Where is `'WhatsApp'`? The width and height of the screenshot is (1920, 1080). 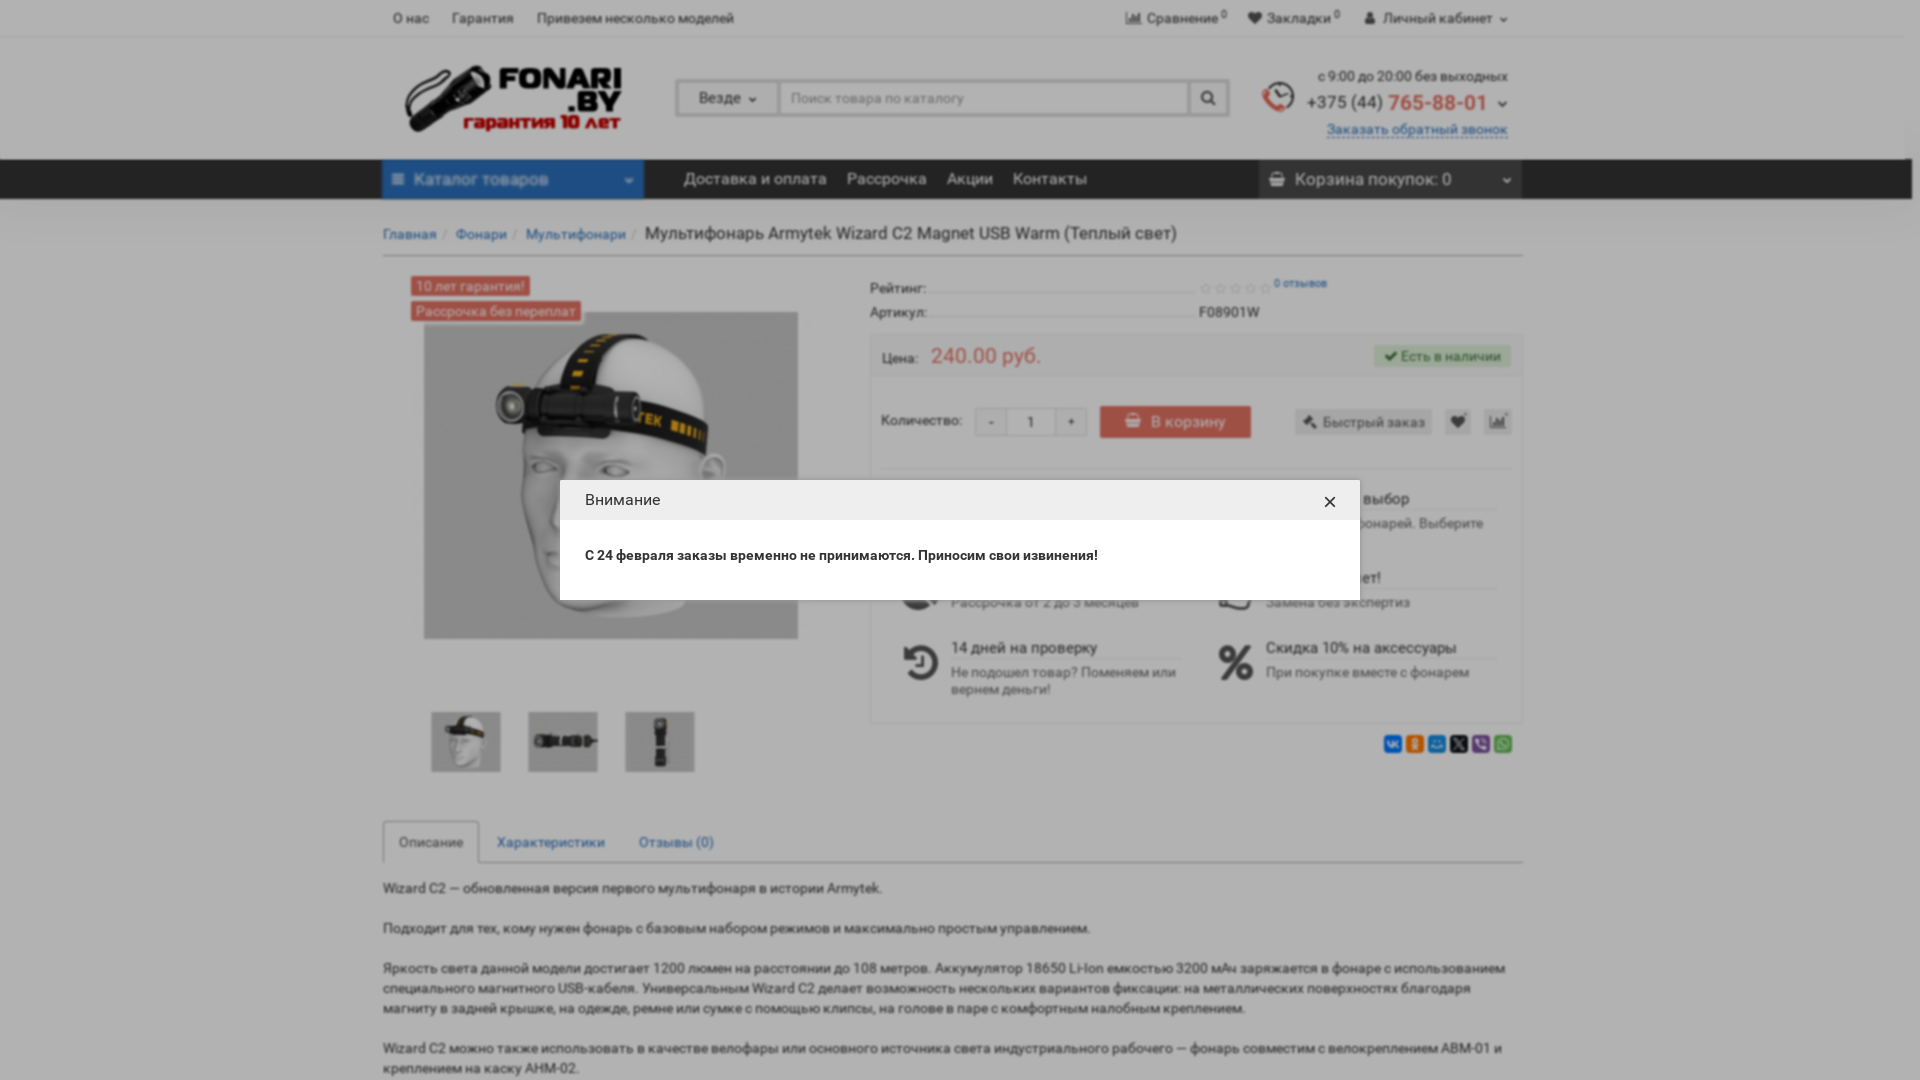 'WhatsApp' is located at coordinates (1502, 744).